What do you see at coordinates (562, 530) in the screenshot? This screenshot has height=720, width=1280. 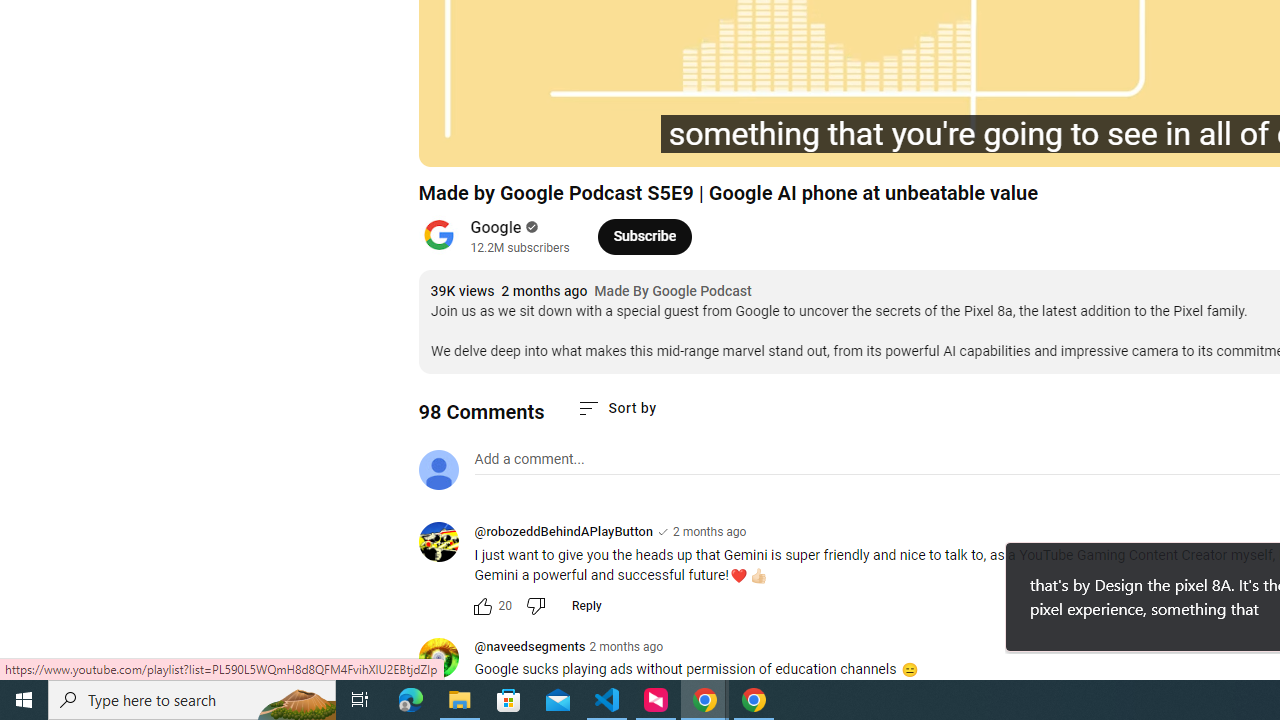 I see `'@robozeddBehindAPlayButton'` at bounding box center [562, 530].